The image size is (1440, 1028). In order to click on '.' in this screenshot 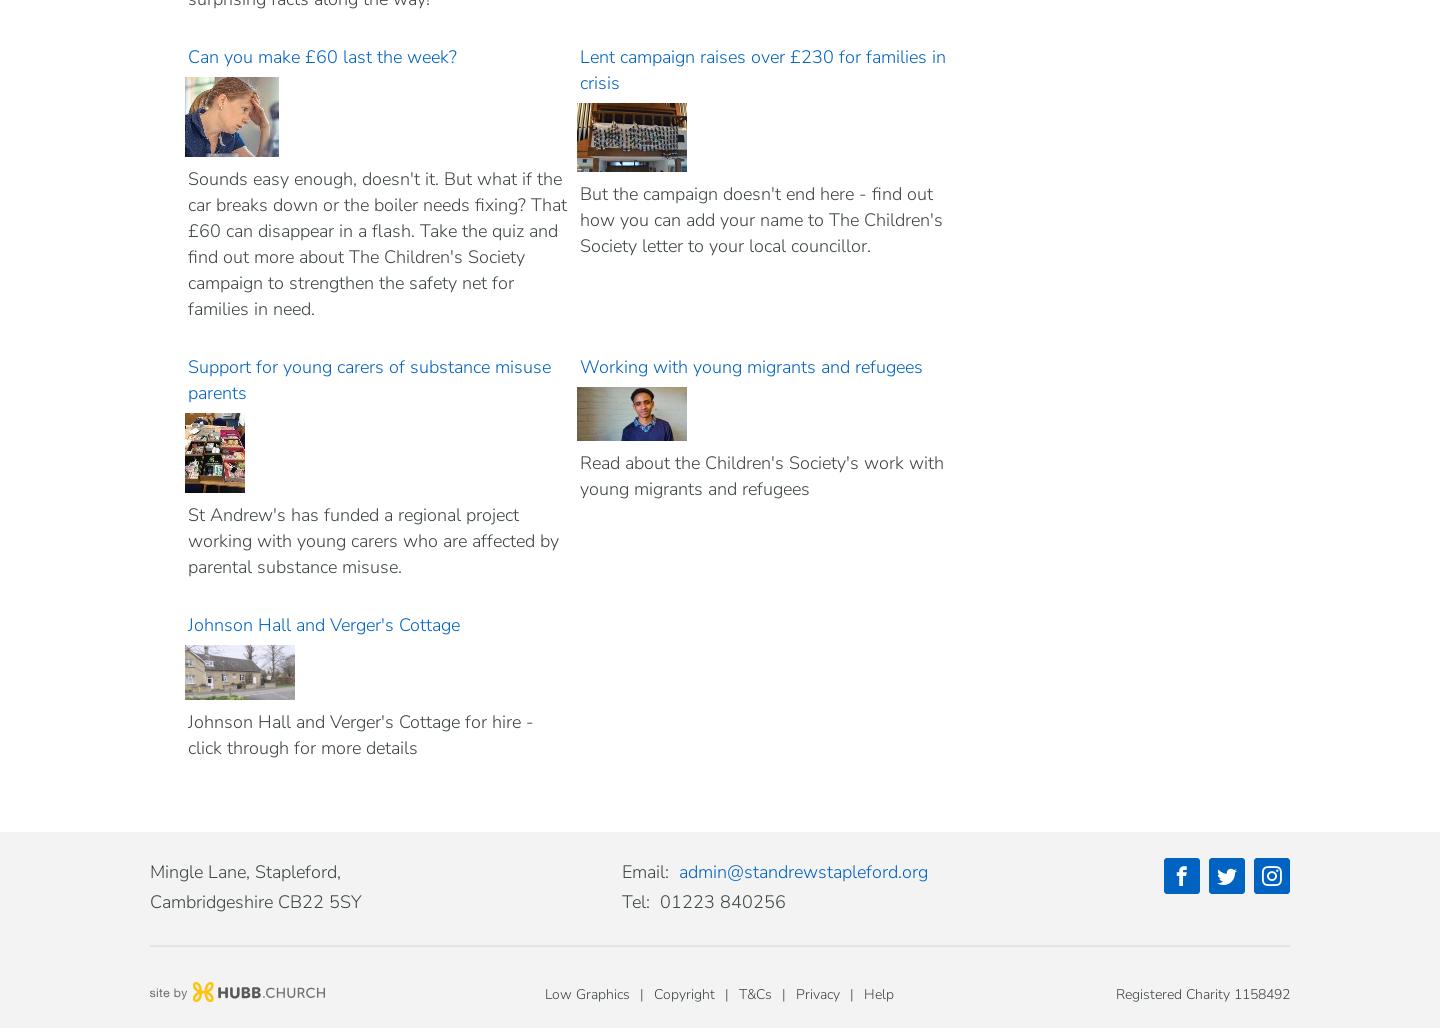, I will do `click(899, 870)`.